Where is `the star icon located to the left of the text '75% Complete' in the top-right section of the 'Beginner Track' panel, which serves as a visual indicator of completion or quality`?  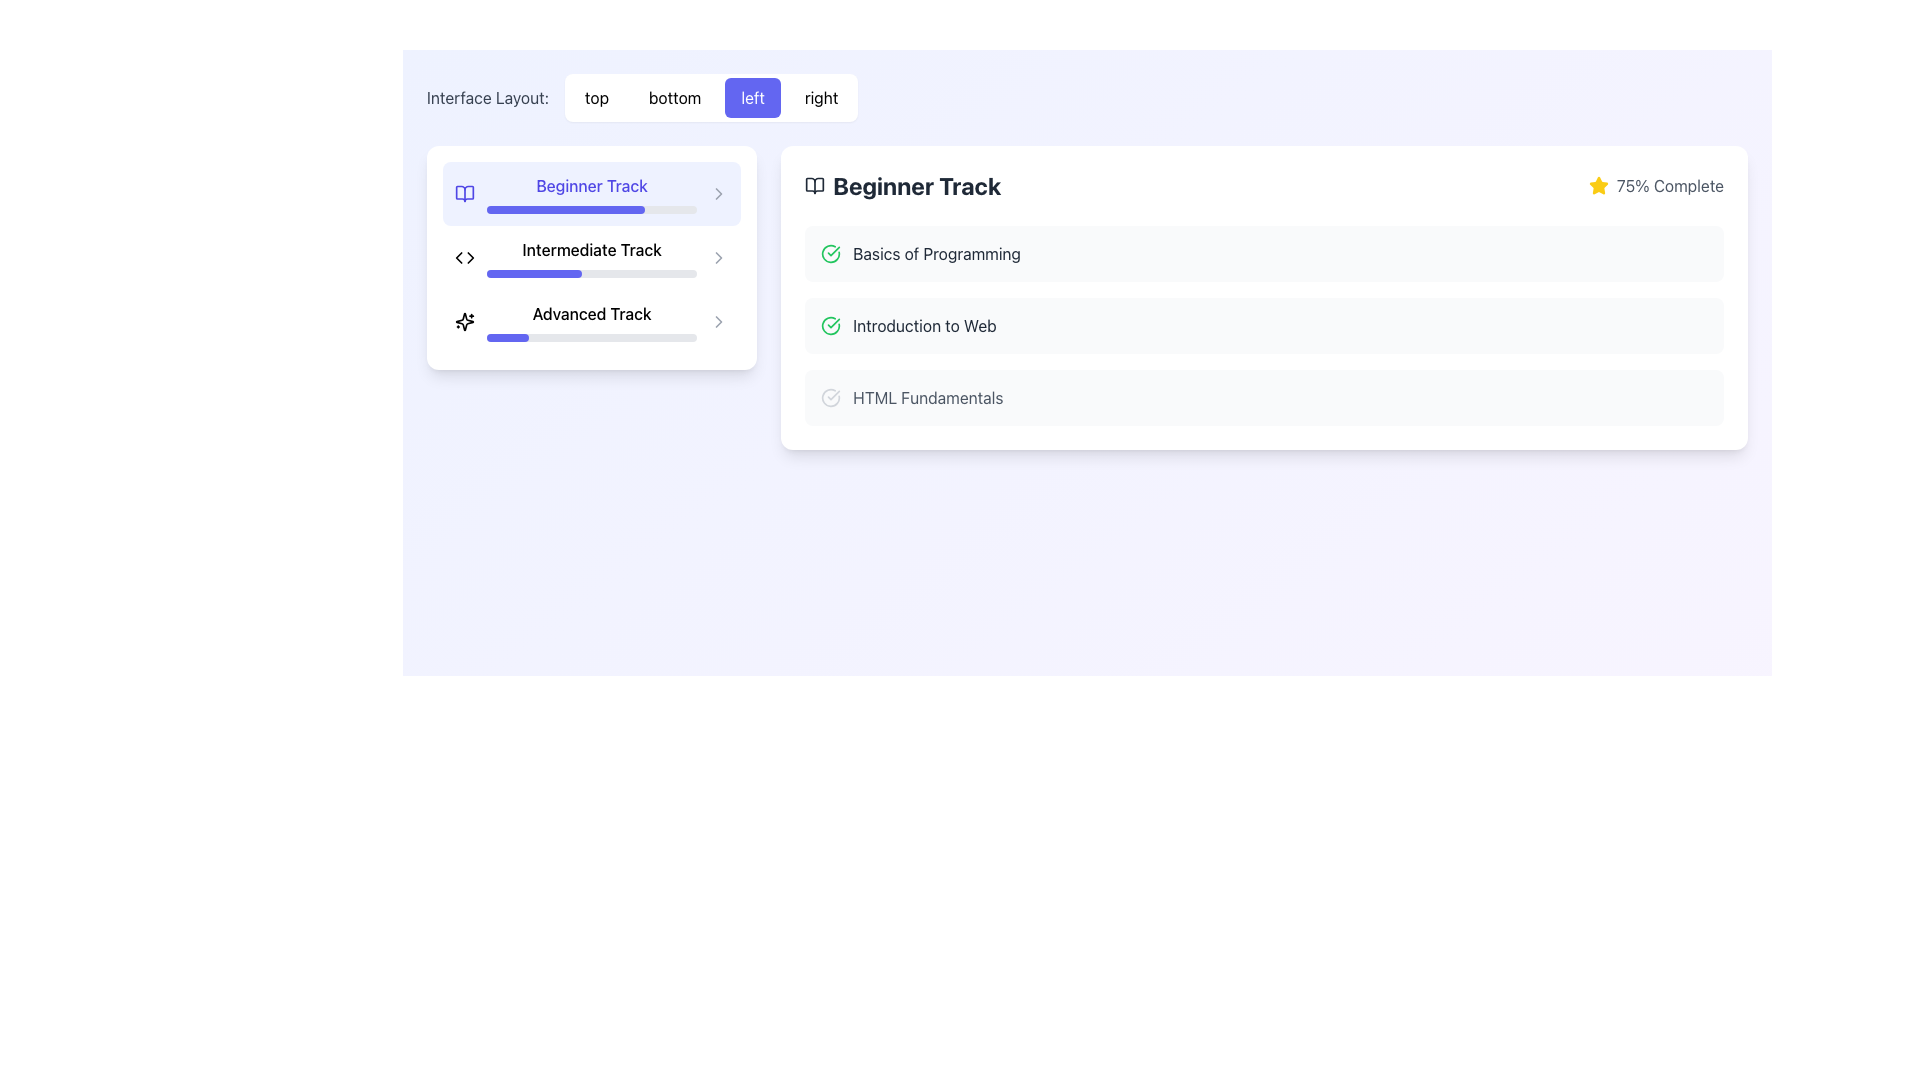
the star icon located to the left of the text '75% Complete' in the top-right section of the 'Beginner Track' panel, which serves as a visual indicator of completion or quality is located at coordinates (1597, 185).